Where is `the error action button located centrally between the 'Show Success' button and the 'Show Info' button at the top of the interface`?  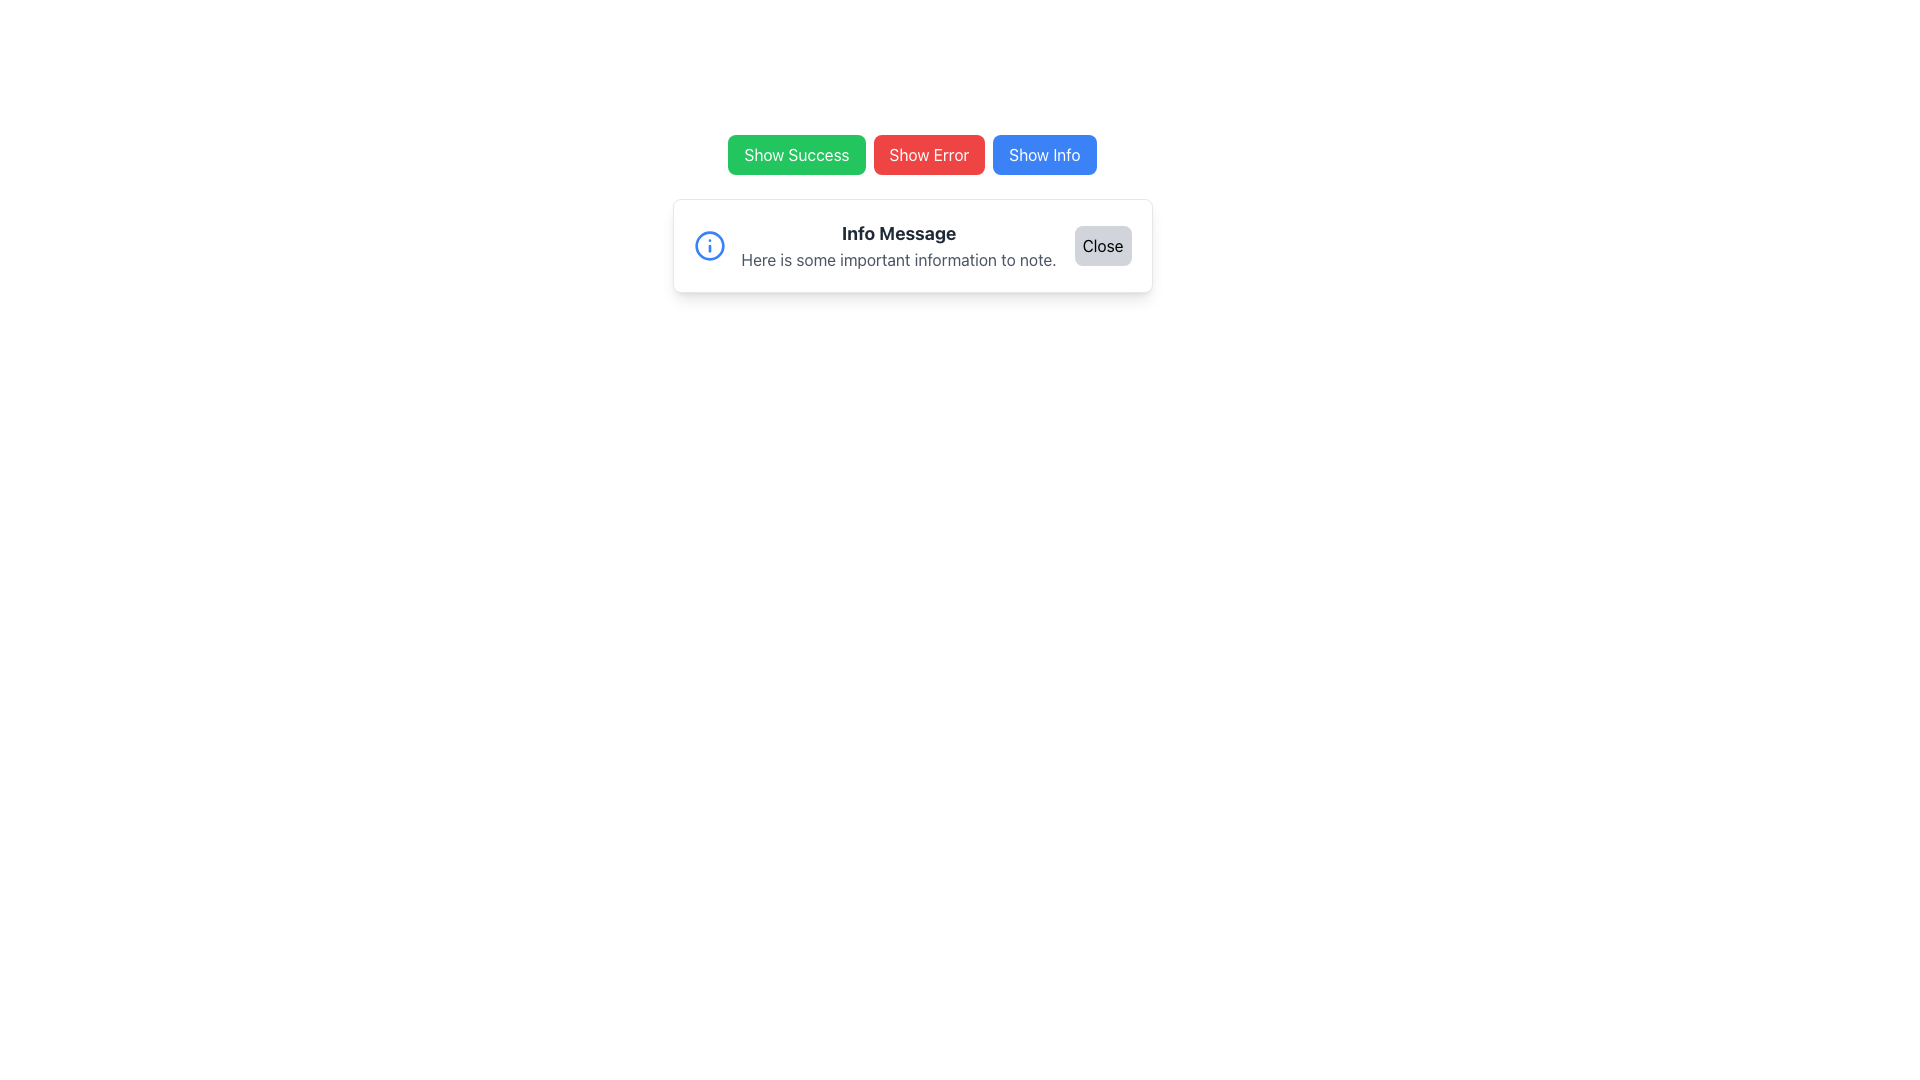
the error action button located centrally between the 'Show Success' button and the 'Show Info' button at the top of the interface is located at coordinates (928, 153).